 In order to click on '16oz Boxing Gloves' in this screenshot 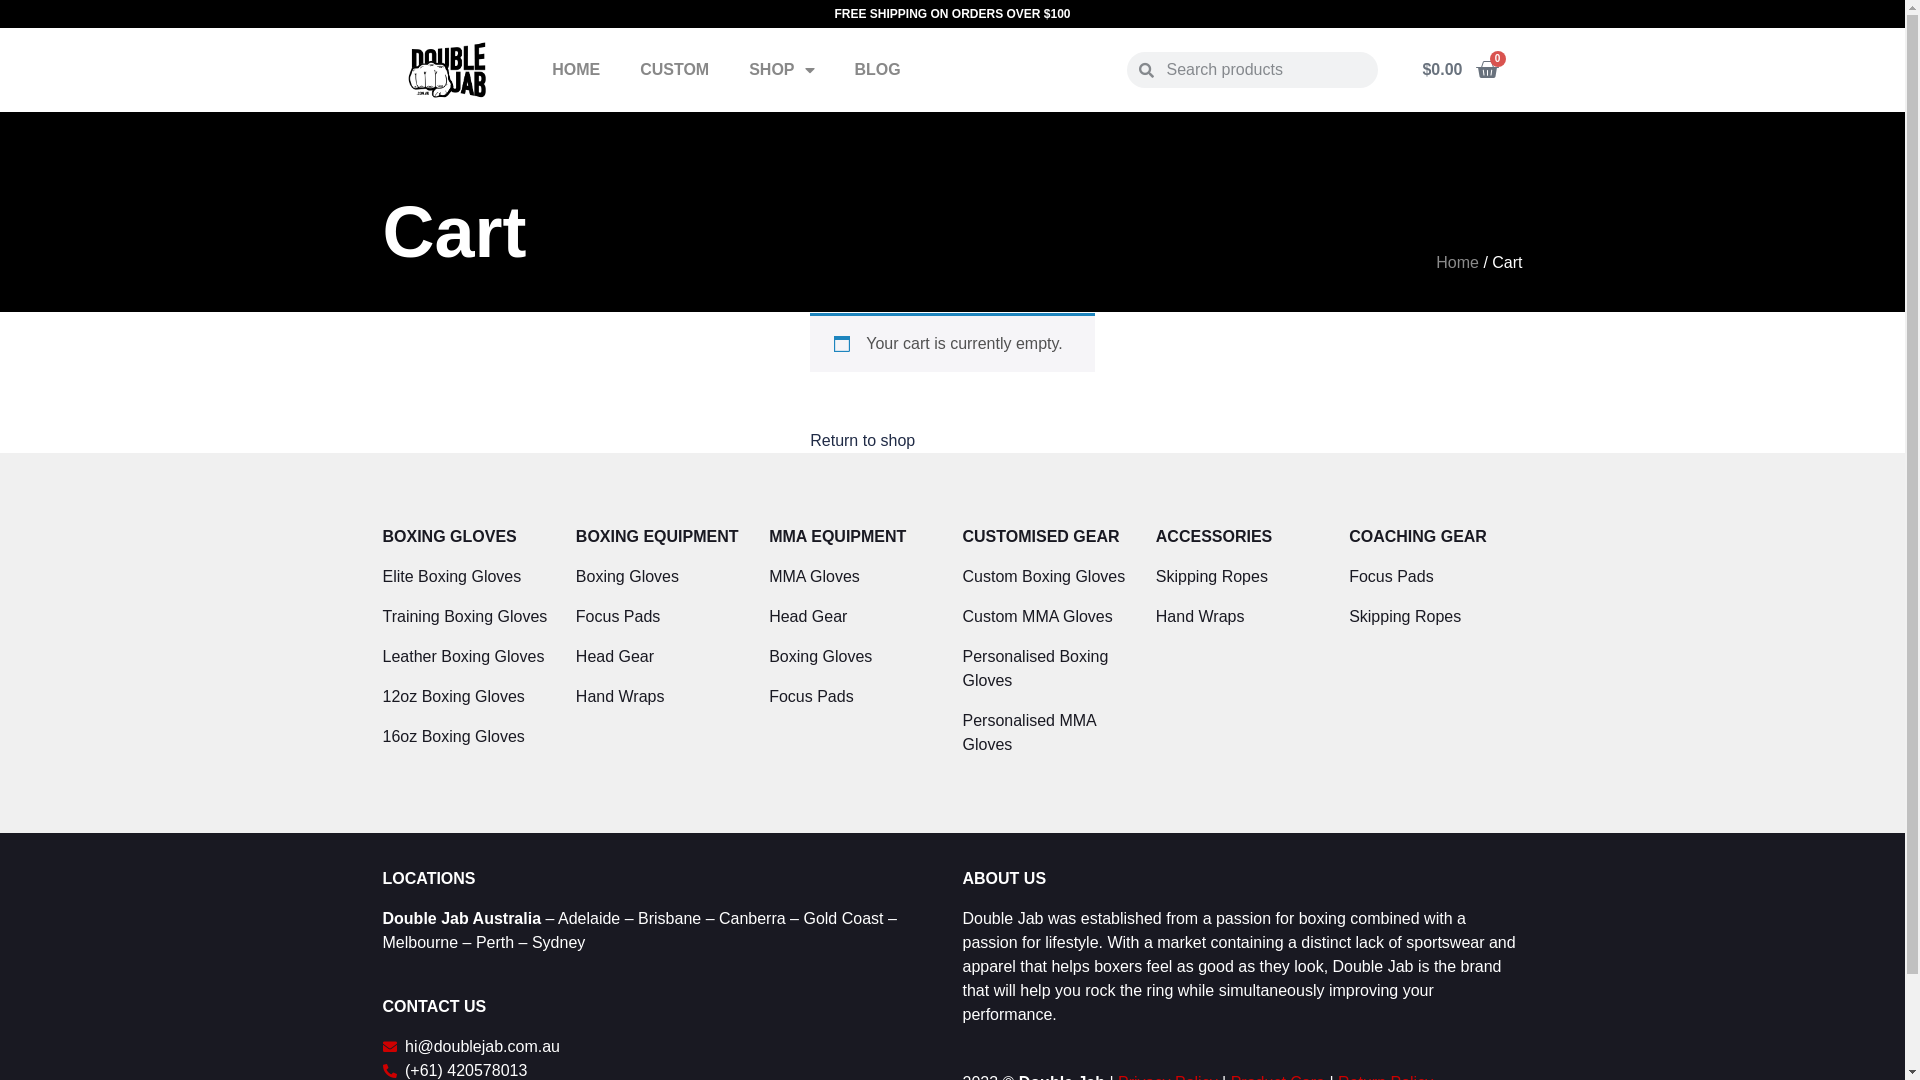, I will do `click(467, 736)`.